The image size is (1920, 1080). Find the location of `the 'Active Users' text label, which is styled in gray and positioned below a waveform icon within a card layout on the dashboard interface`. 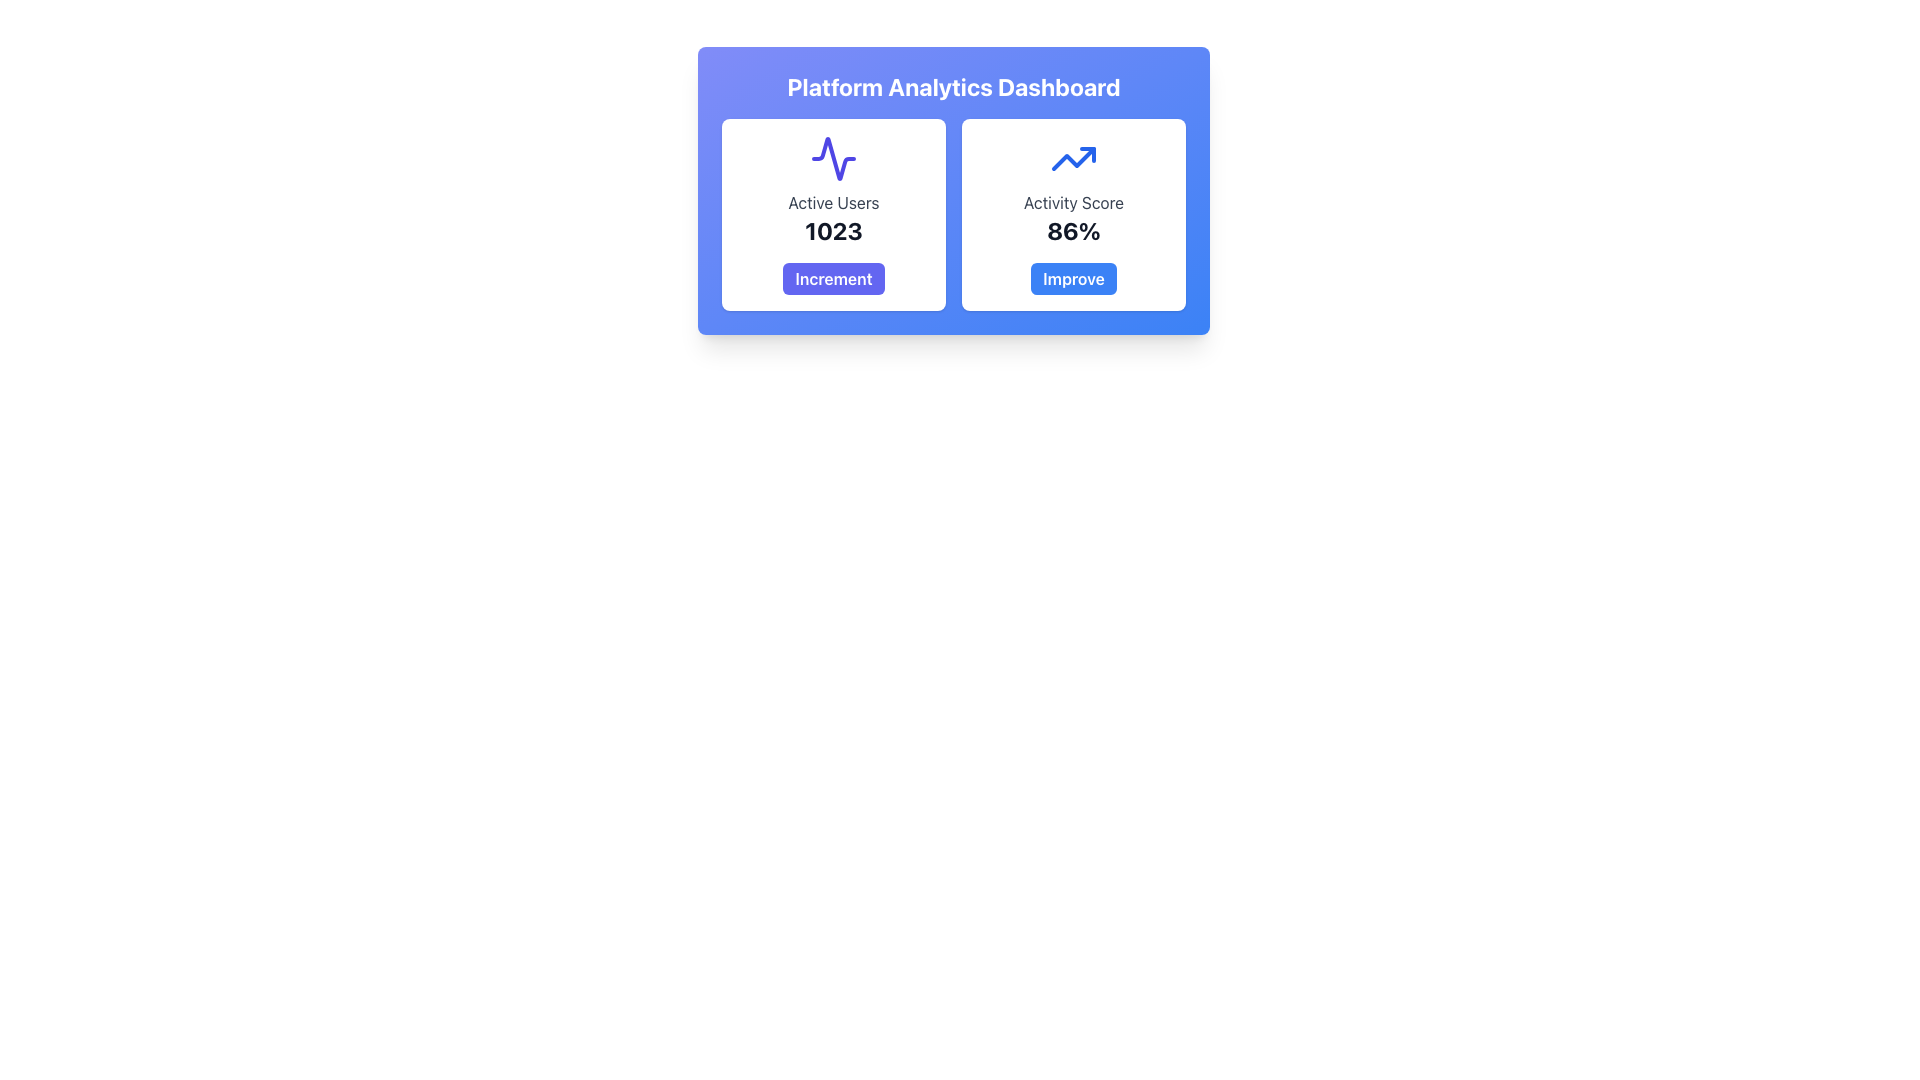

the 'Active Users' text label, which is styled in gray and positioned below a waveform icon within a card layout on the dashboard interface is located at coordinates (834, 203).